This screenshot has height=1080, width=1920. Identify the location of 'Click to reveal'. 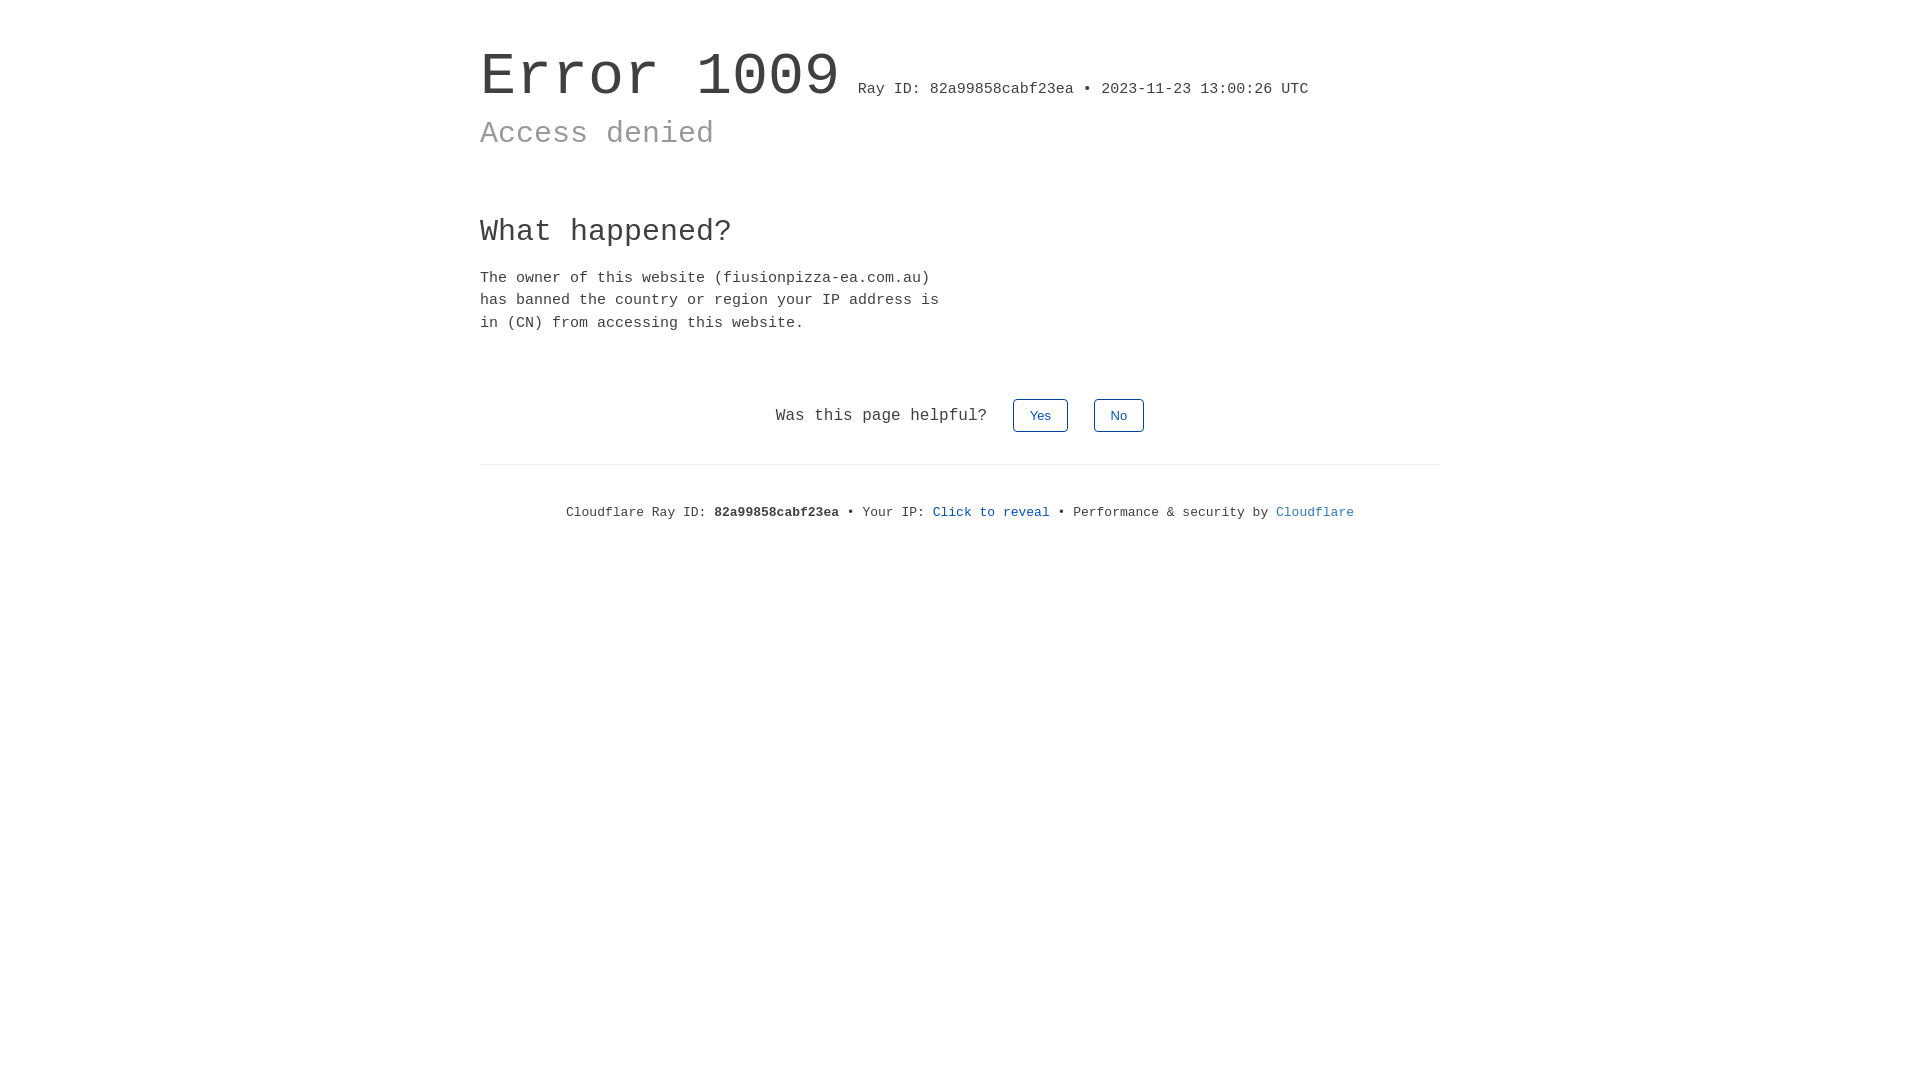
(991, 511).